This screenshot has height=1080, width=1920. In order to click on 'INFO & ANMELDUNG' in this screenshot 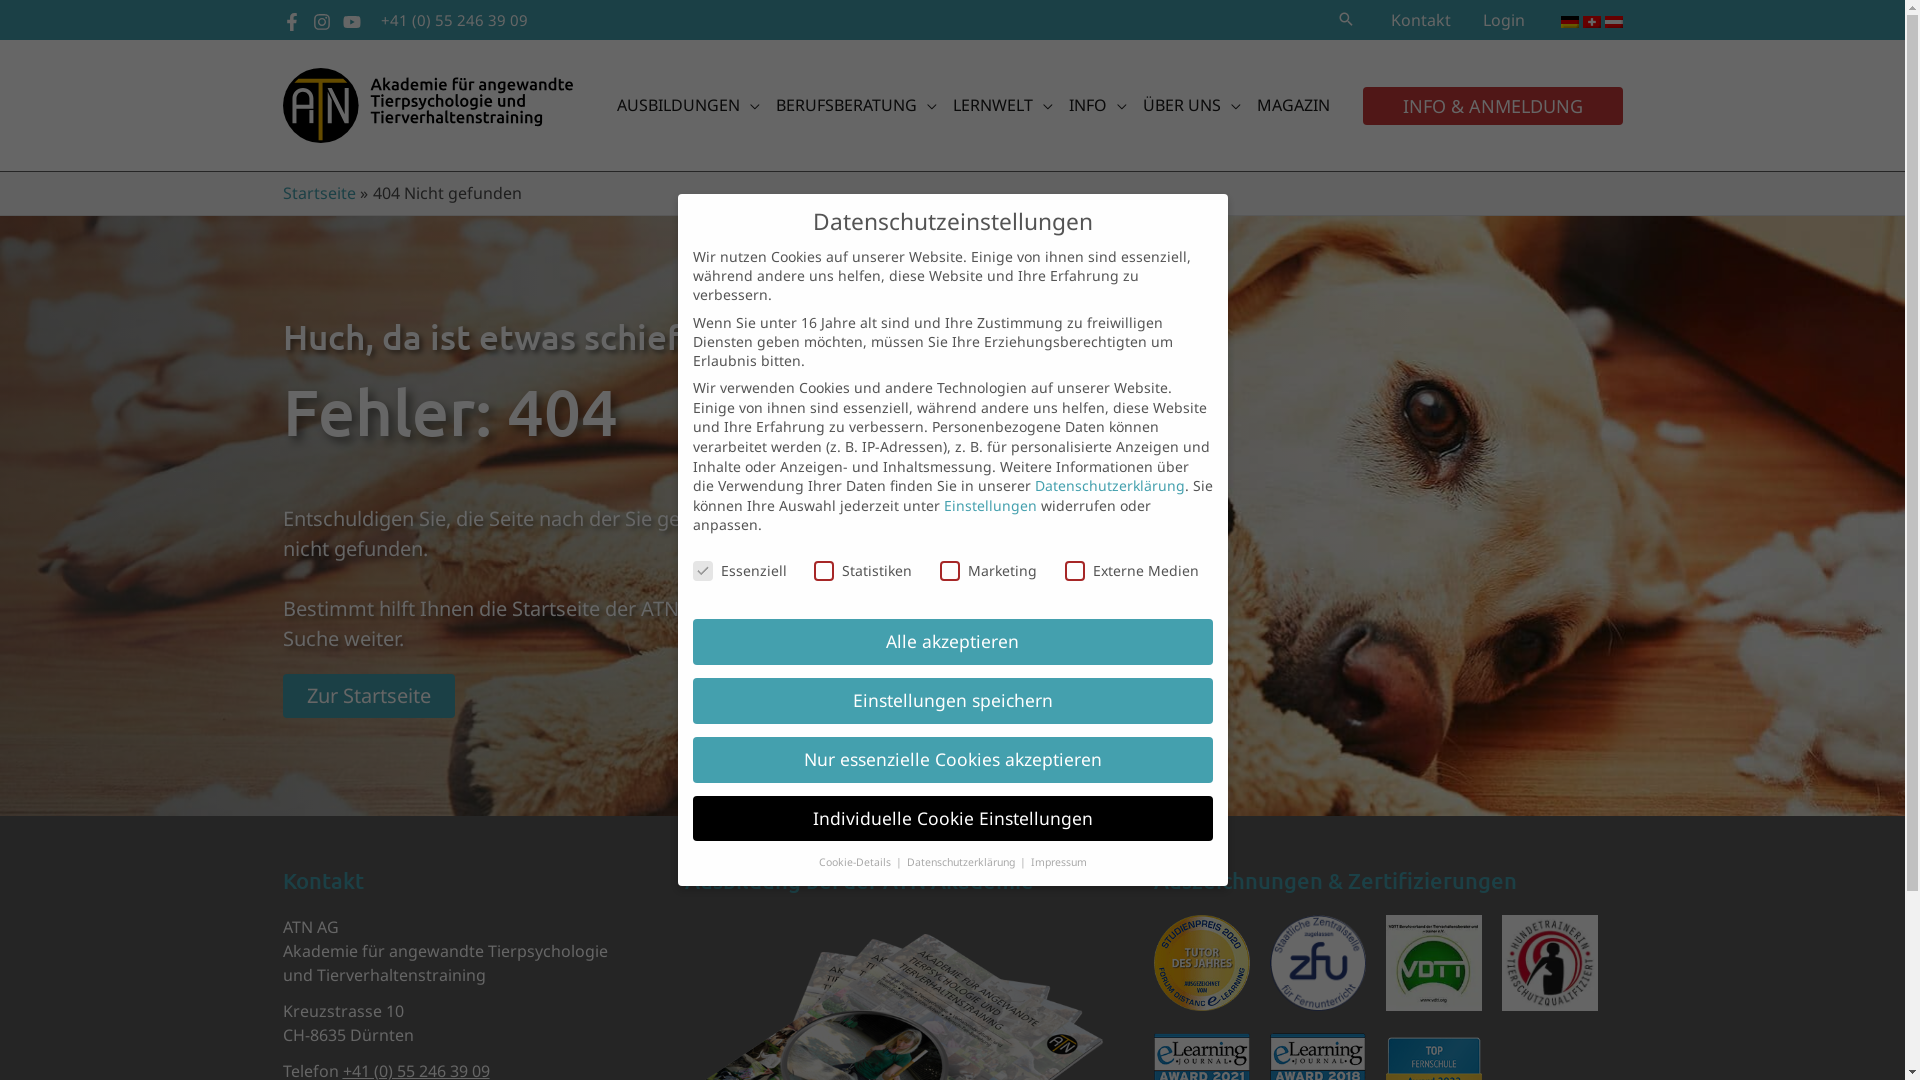, I will do `click(1492, 105)`.